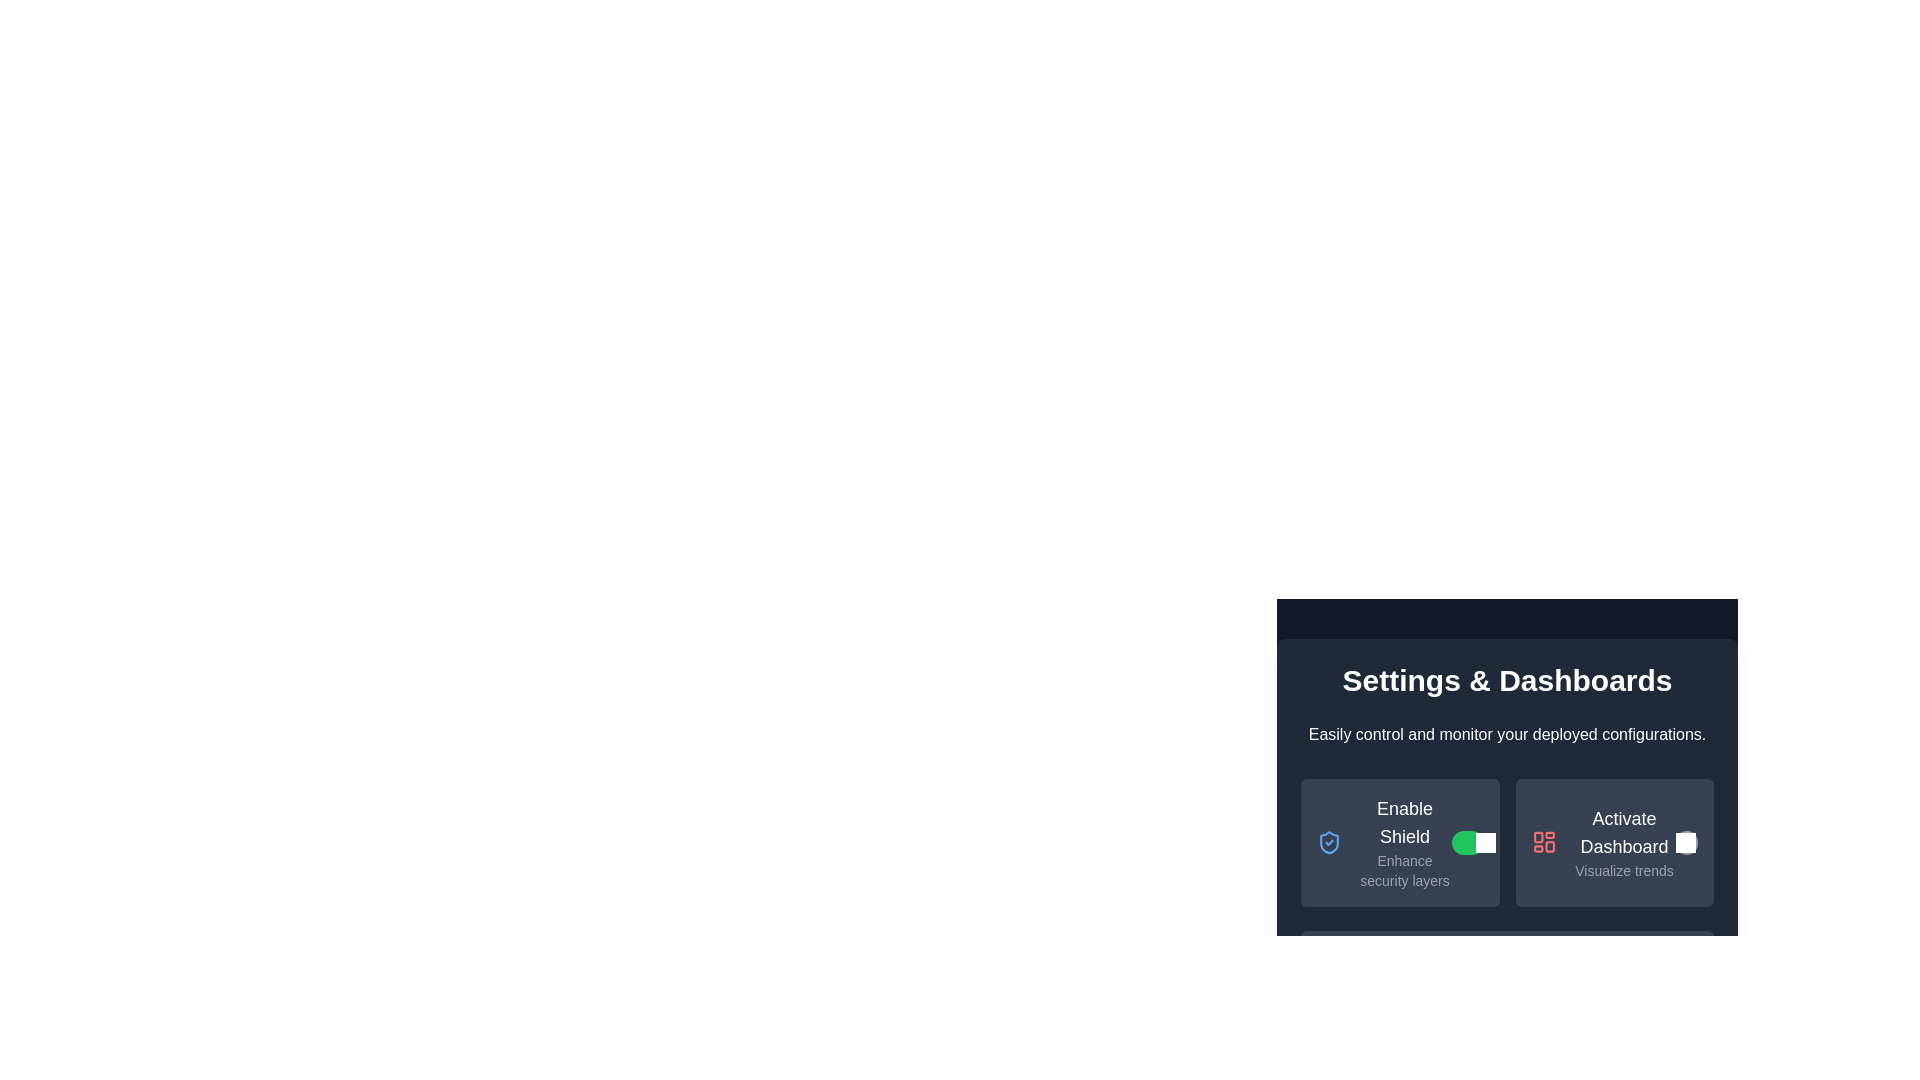 This screenshot has height=1080, width=1920. Describe the element at coordinates (1404, 822) in the screenshot. I see `the static text element that serves as a title or label for the 'Enable Shield' feature, located in the upper left corner of its section, adjacent to a green toggle switch` at that location.